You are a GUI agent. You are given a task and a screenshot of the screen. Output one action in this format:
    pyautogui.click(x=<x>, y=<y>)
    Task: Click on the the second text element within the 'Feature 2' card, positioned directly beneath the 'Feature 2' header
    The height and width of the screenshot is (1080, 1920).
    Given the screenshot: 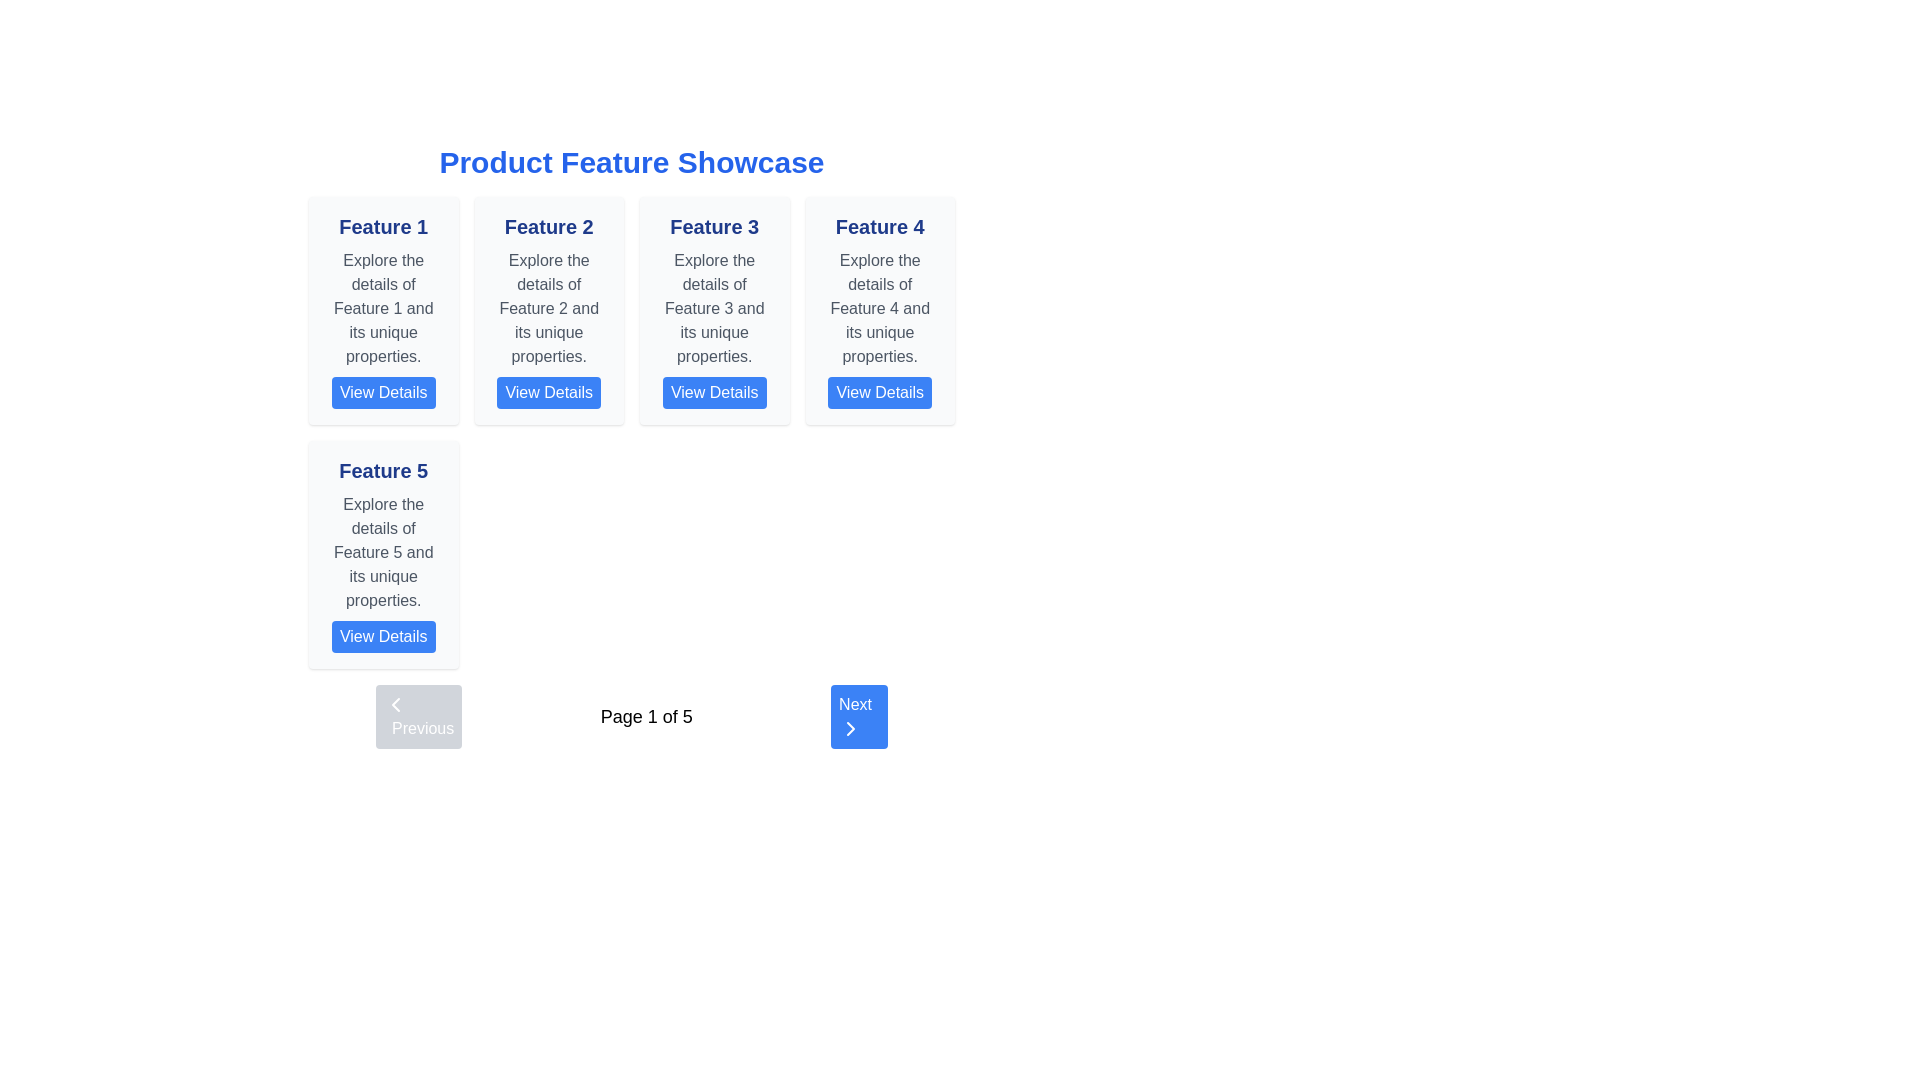 What is the action you would take?
    pyautogui.click(x=549, y=308)
    